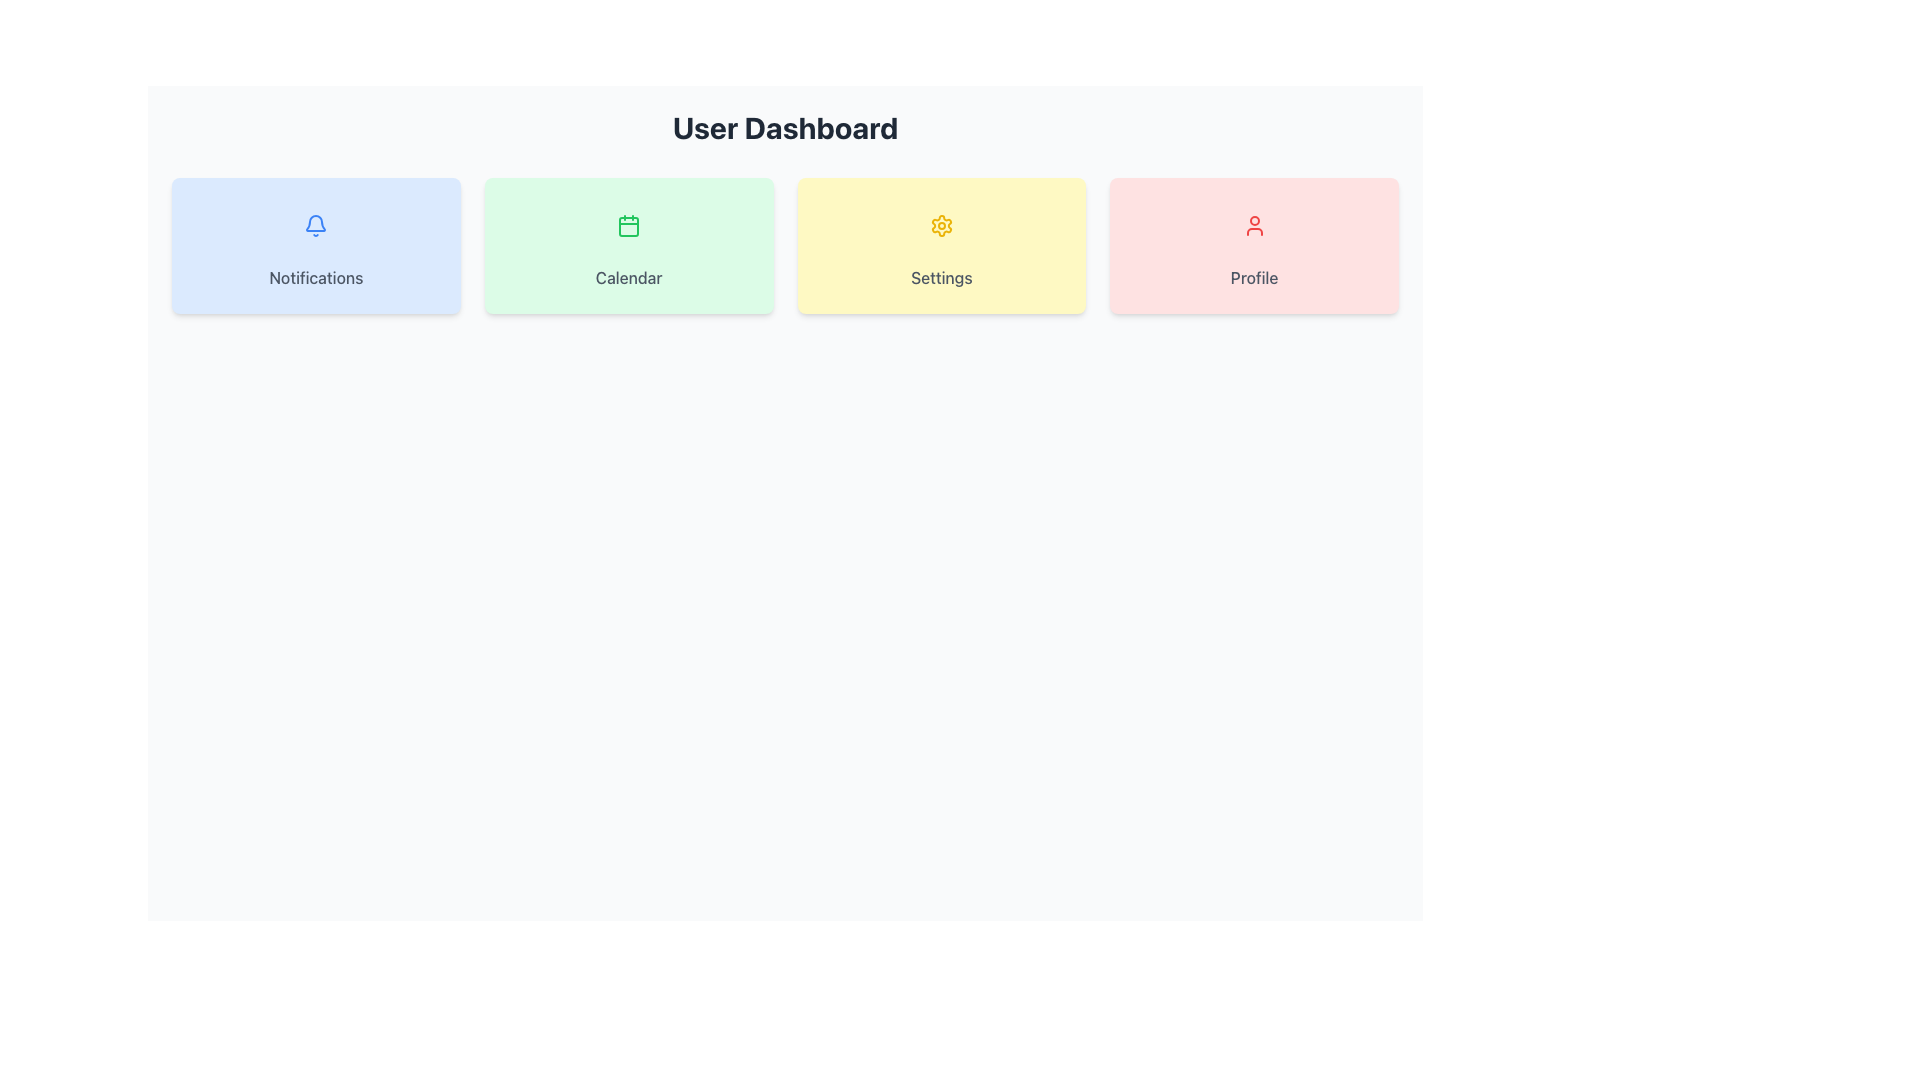  Describe the element at coordinates (628, 277) in the screenshot. I see `the text label 'Calendar' styled in medium gray, located inside the green box, which is the second item in a horizontally aligned list on the dashboard` at that location.